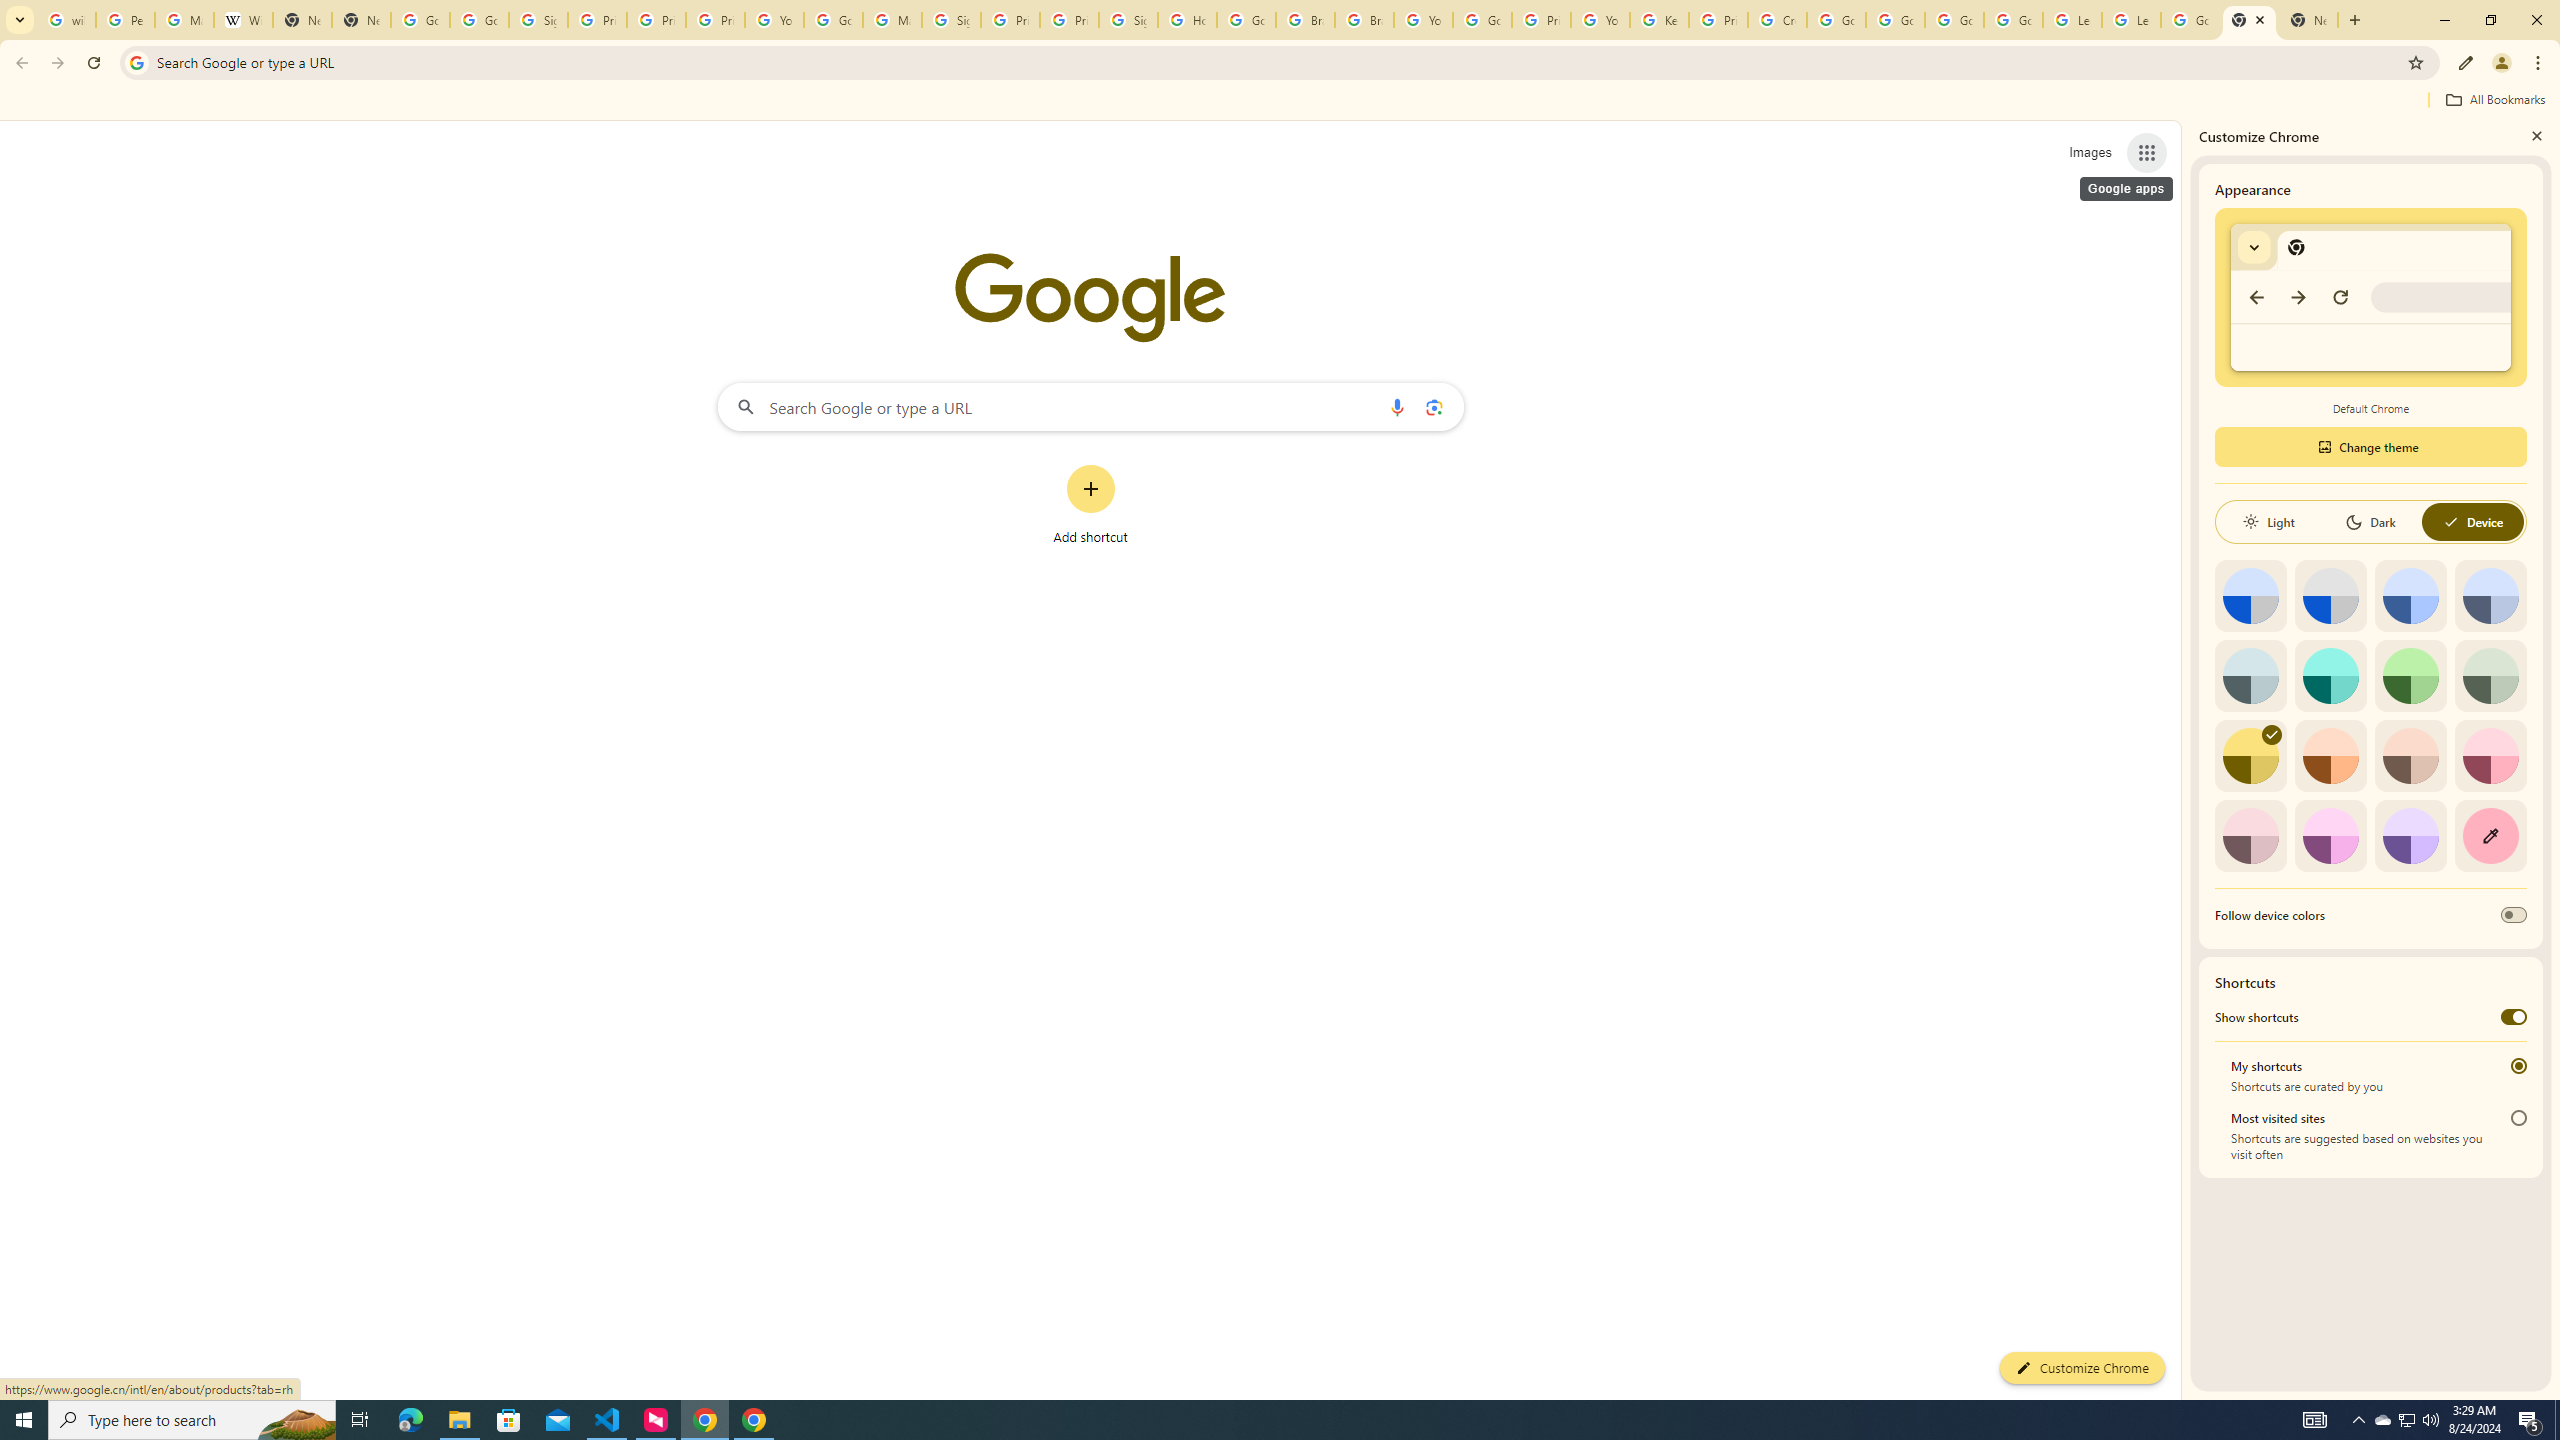 The image size is (2560, 1440). I want to click on 'Wikipedia:Edit requests - Wikipedia', so click(242, 19).